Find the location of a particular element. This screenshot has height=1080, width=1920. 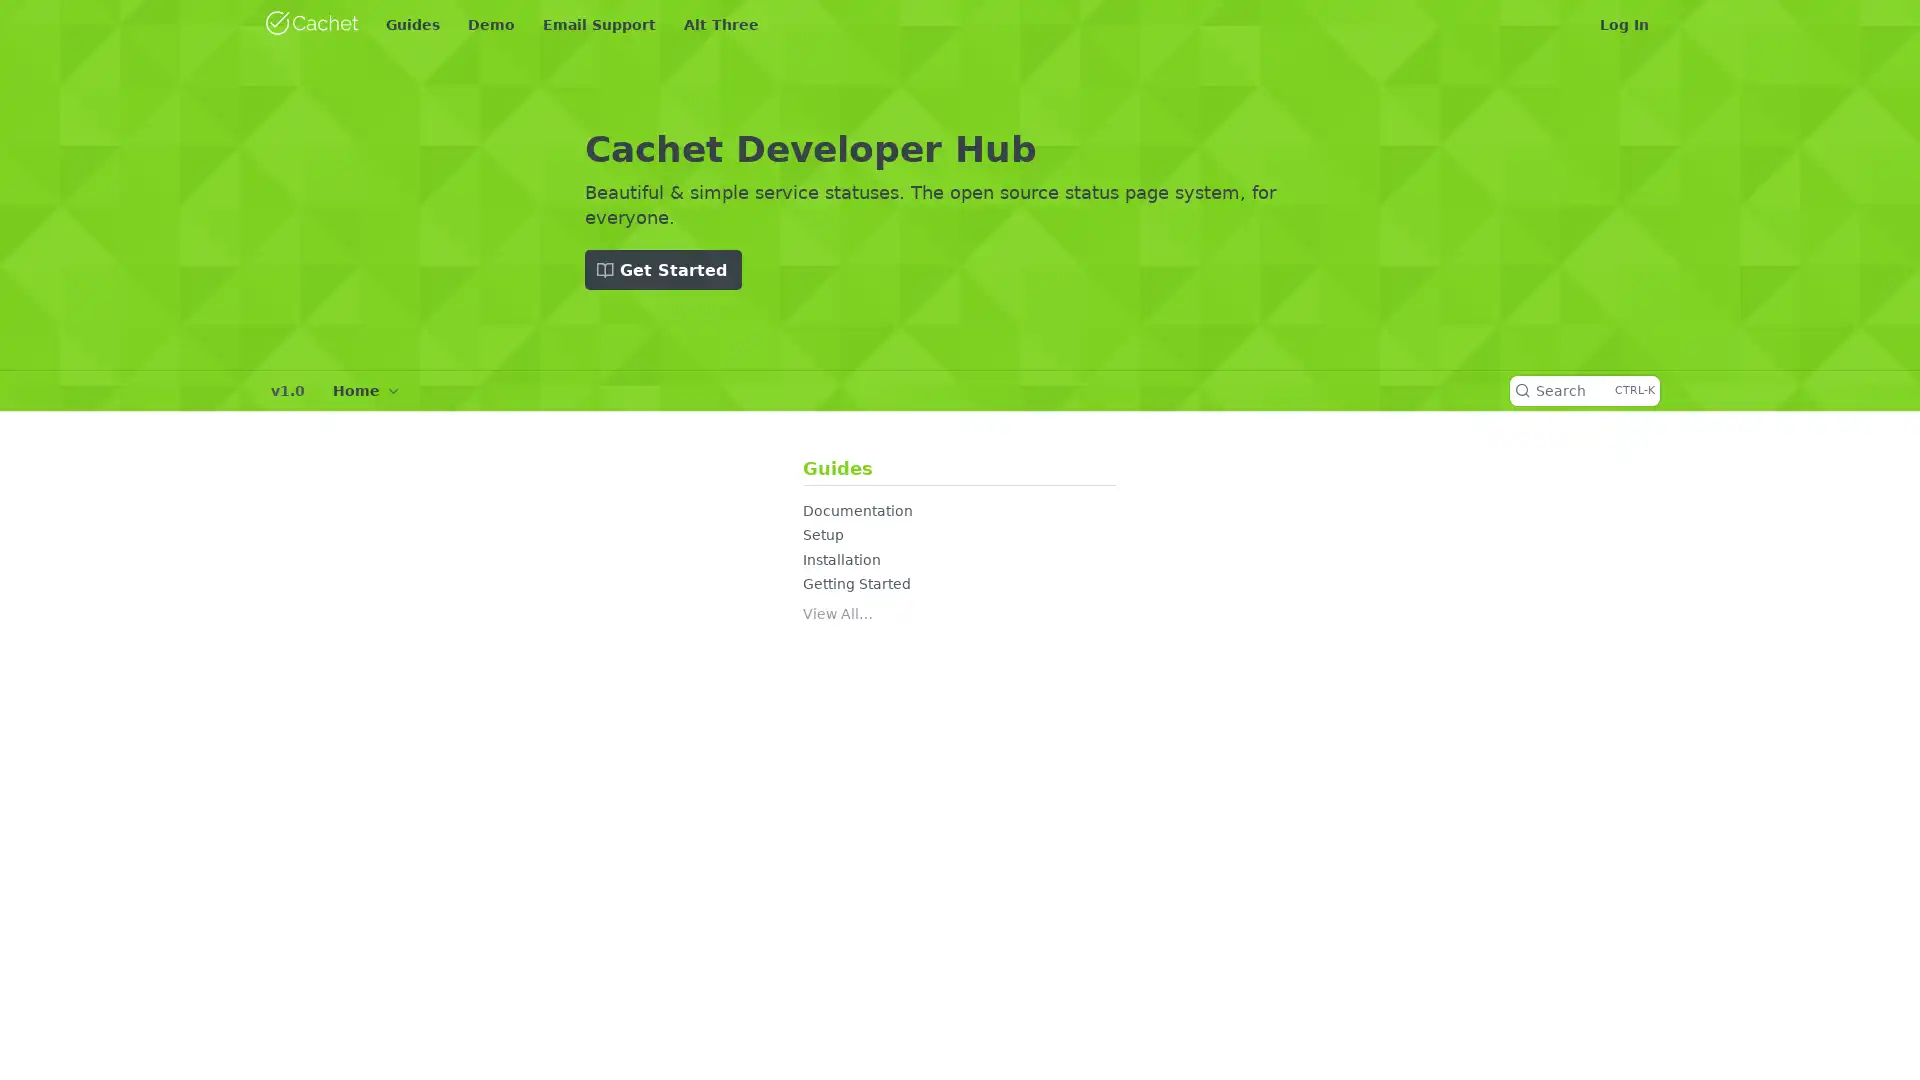

Search is located at coordinates (1583, 390).